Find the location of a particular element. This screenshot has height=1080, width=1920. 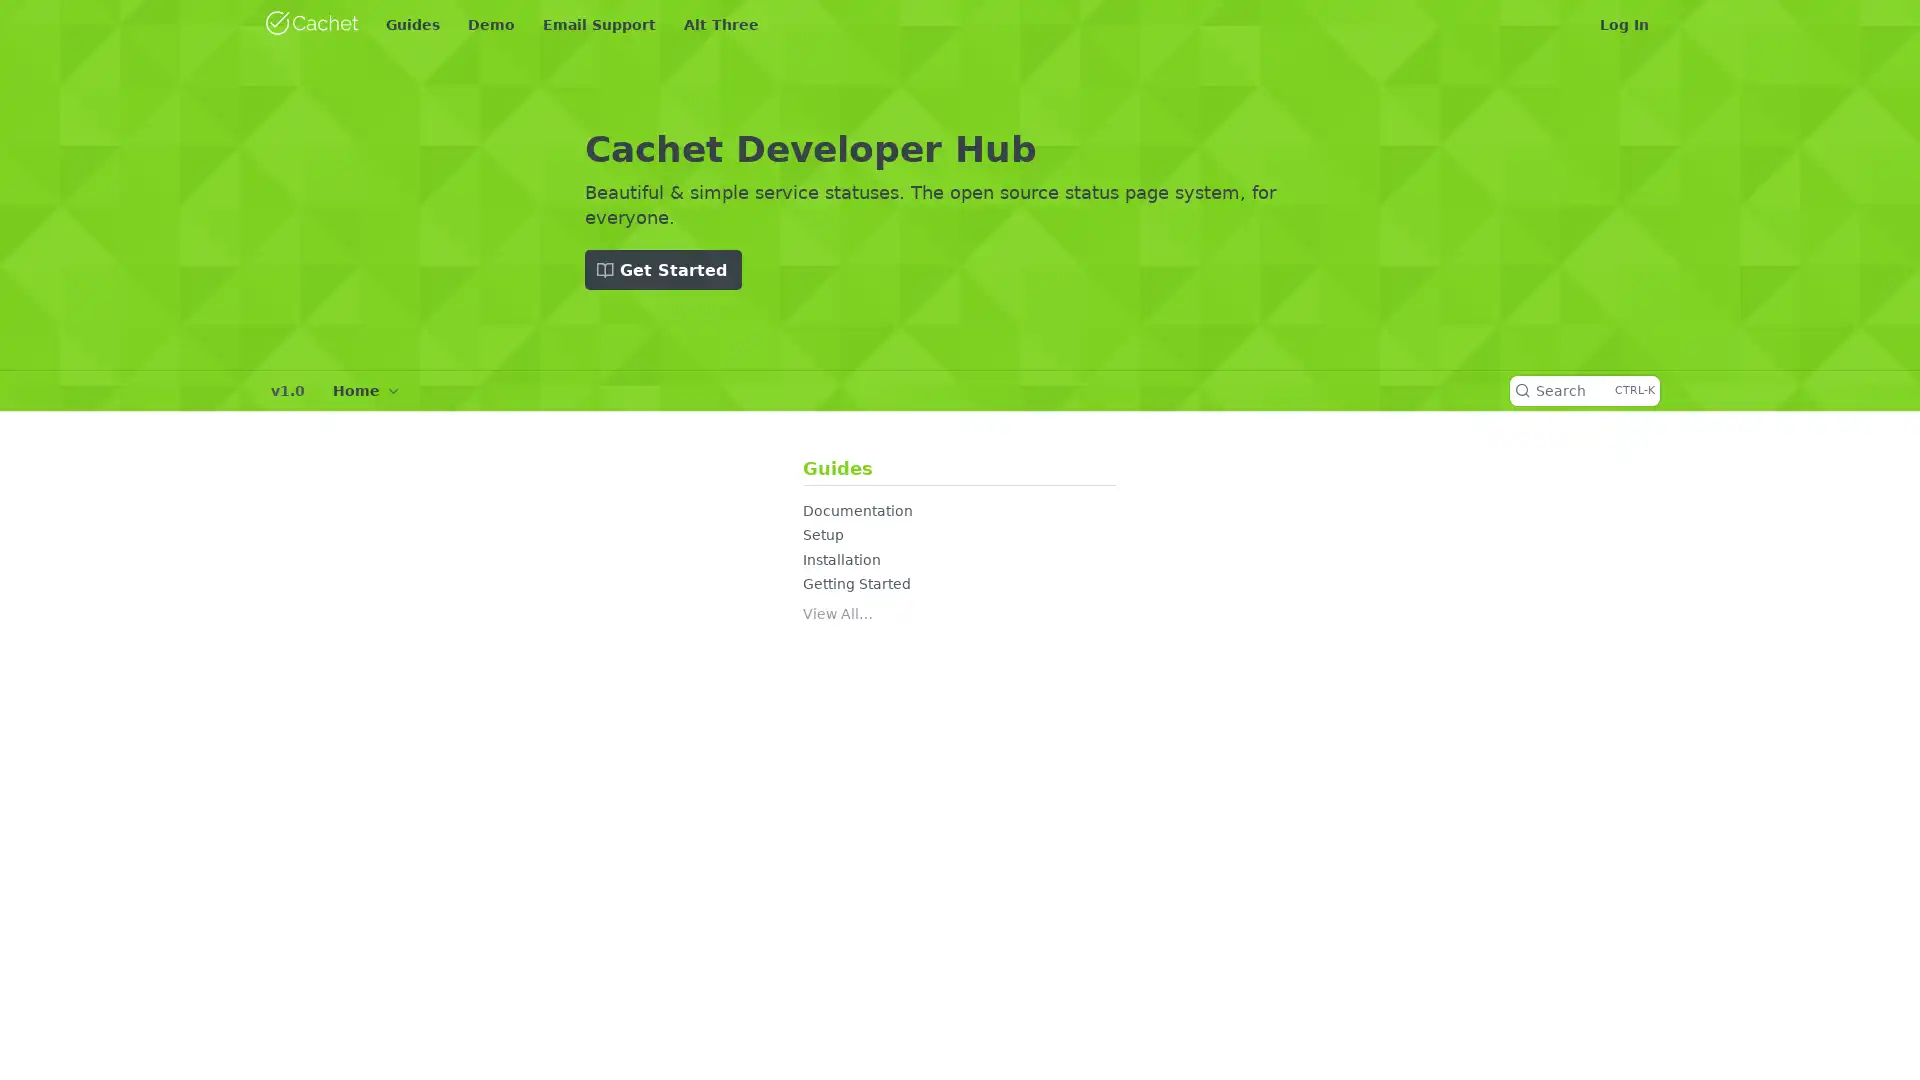

Search is located at coordinates (1583, 390).